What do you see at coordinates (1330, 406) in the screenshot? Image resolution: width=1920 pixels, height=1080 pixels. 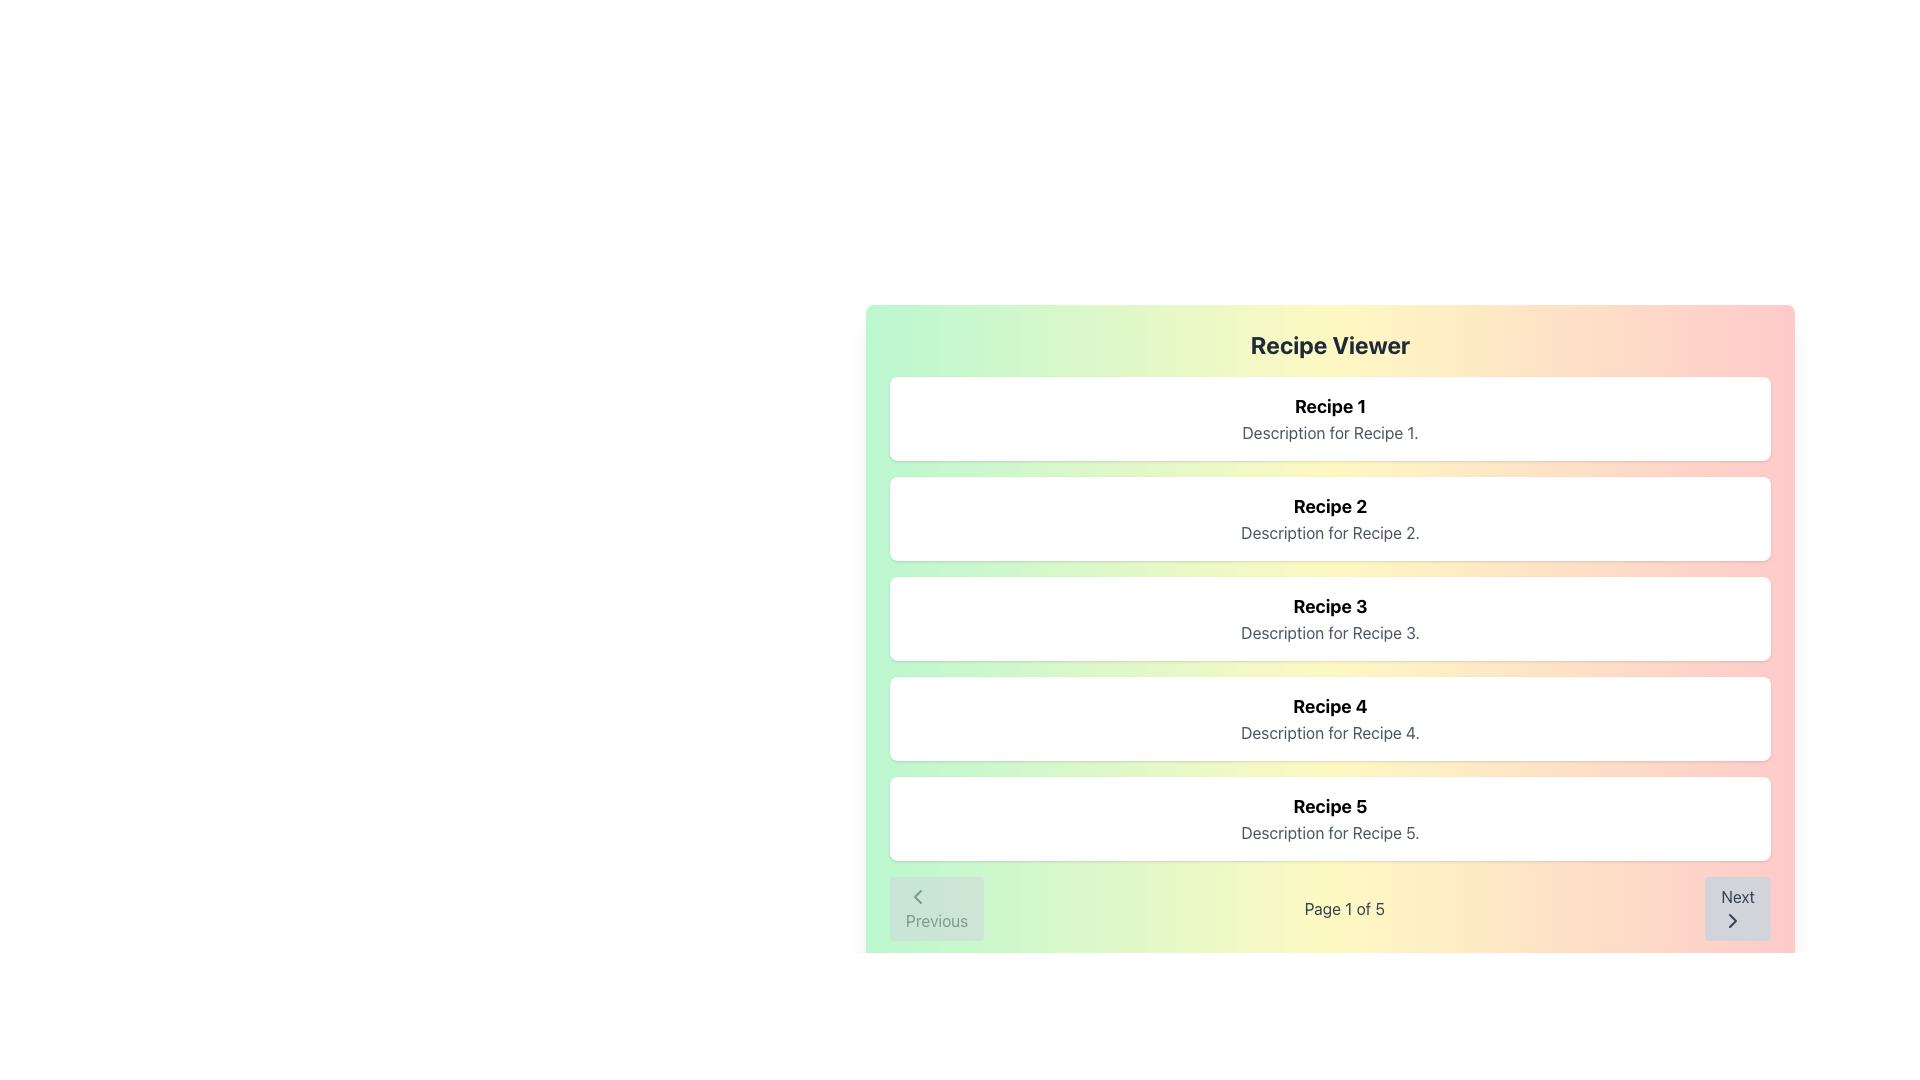 I see `the Text Label that serves as the title for the first recipe entry in the list` at bounding box center [1330, 406].